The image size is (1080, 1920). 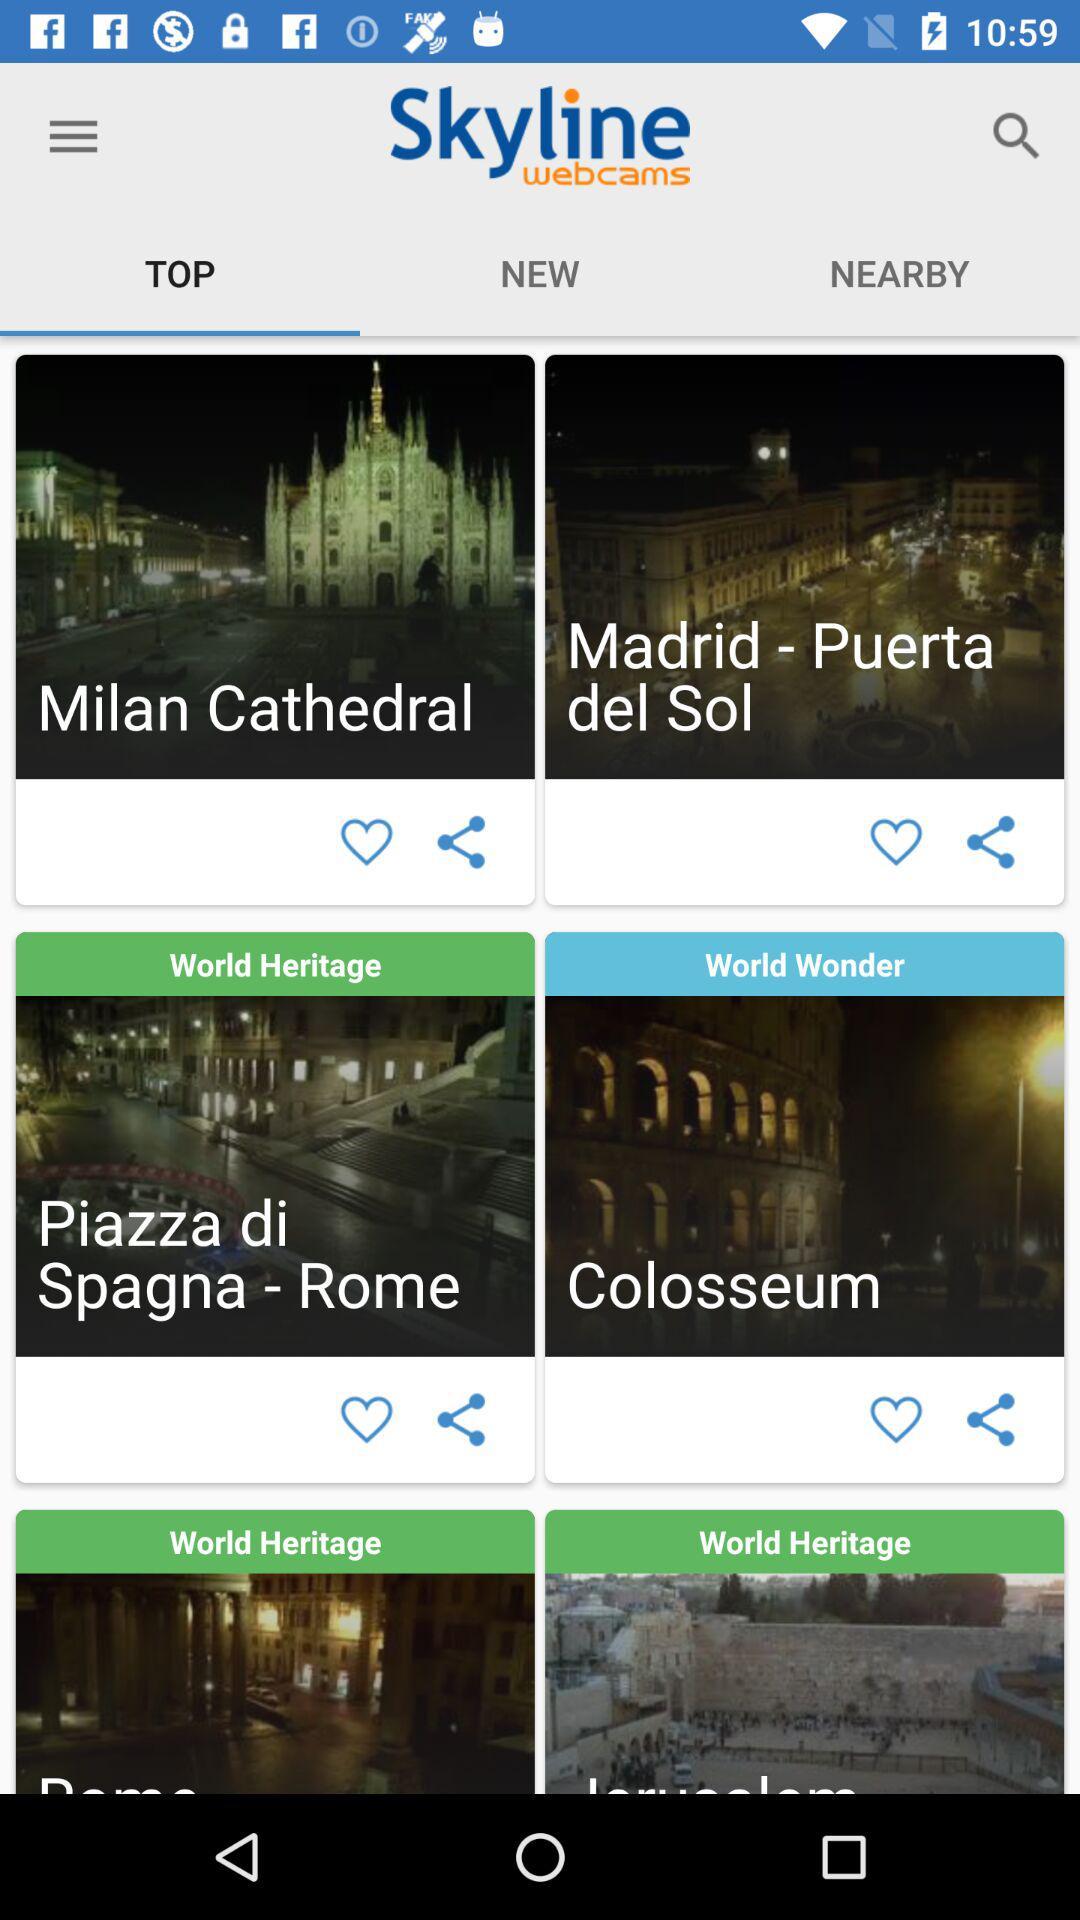 What do you see at coordinates (366, 842) in the screenshot?
I see `like/favorite toggle` at bounding box center [366, 842].